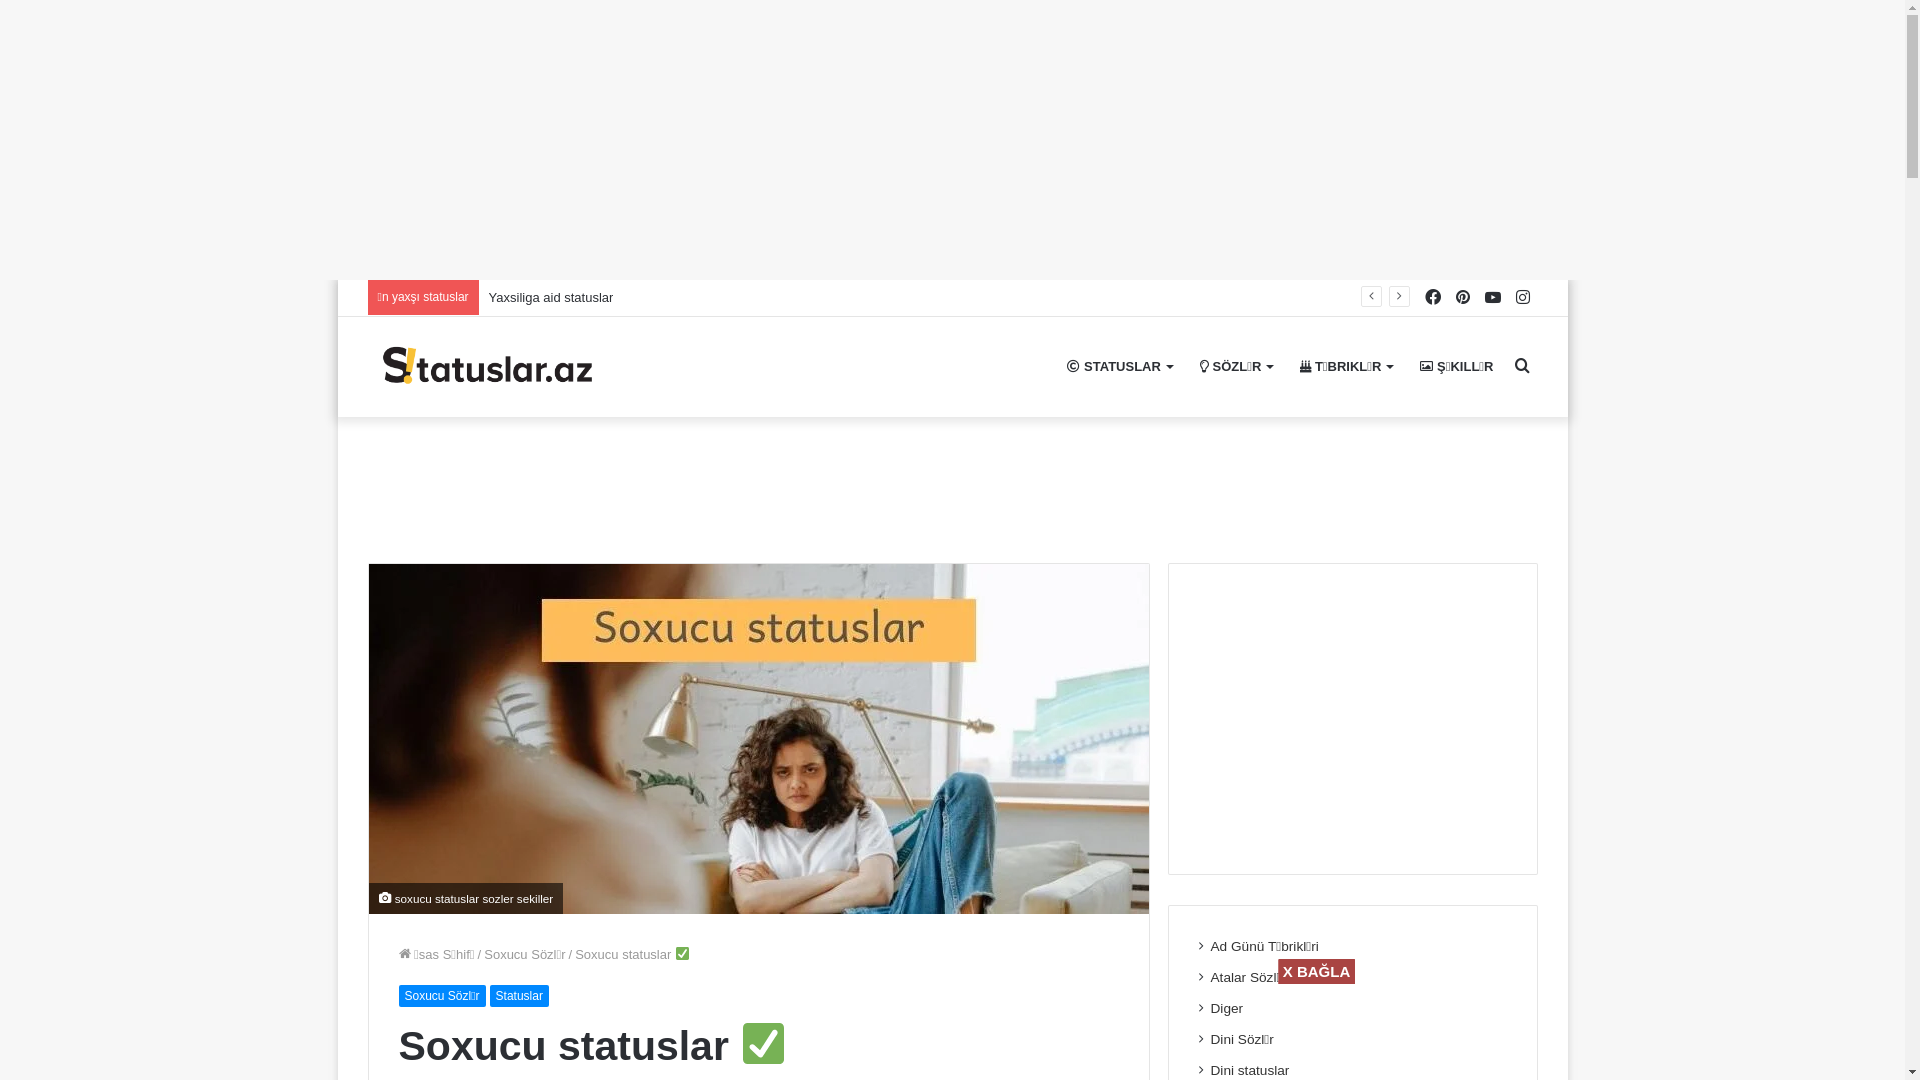  What do you see at coordinates (1353, 717) in the screenshot?
I see `'Advertisement'` at bounding box center [1353, 717].